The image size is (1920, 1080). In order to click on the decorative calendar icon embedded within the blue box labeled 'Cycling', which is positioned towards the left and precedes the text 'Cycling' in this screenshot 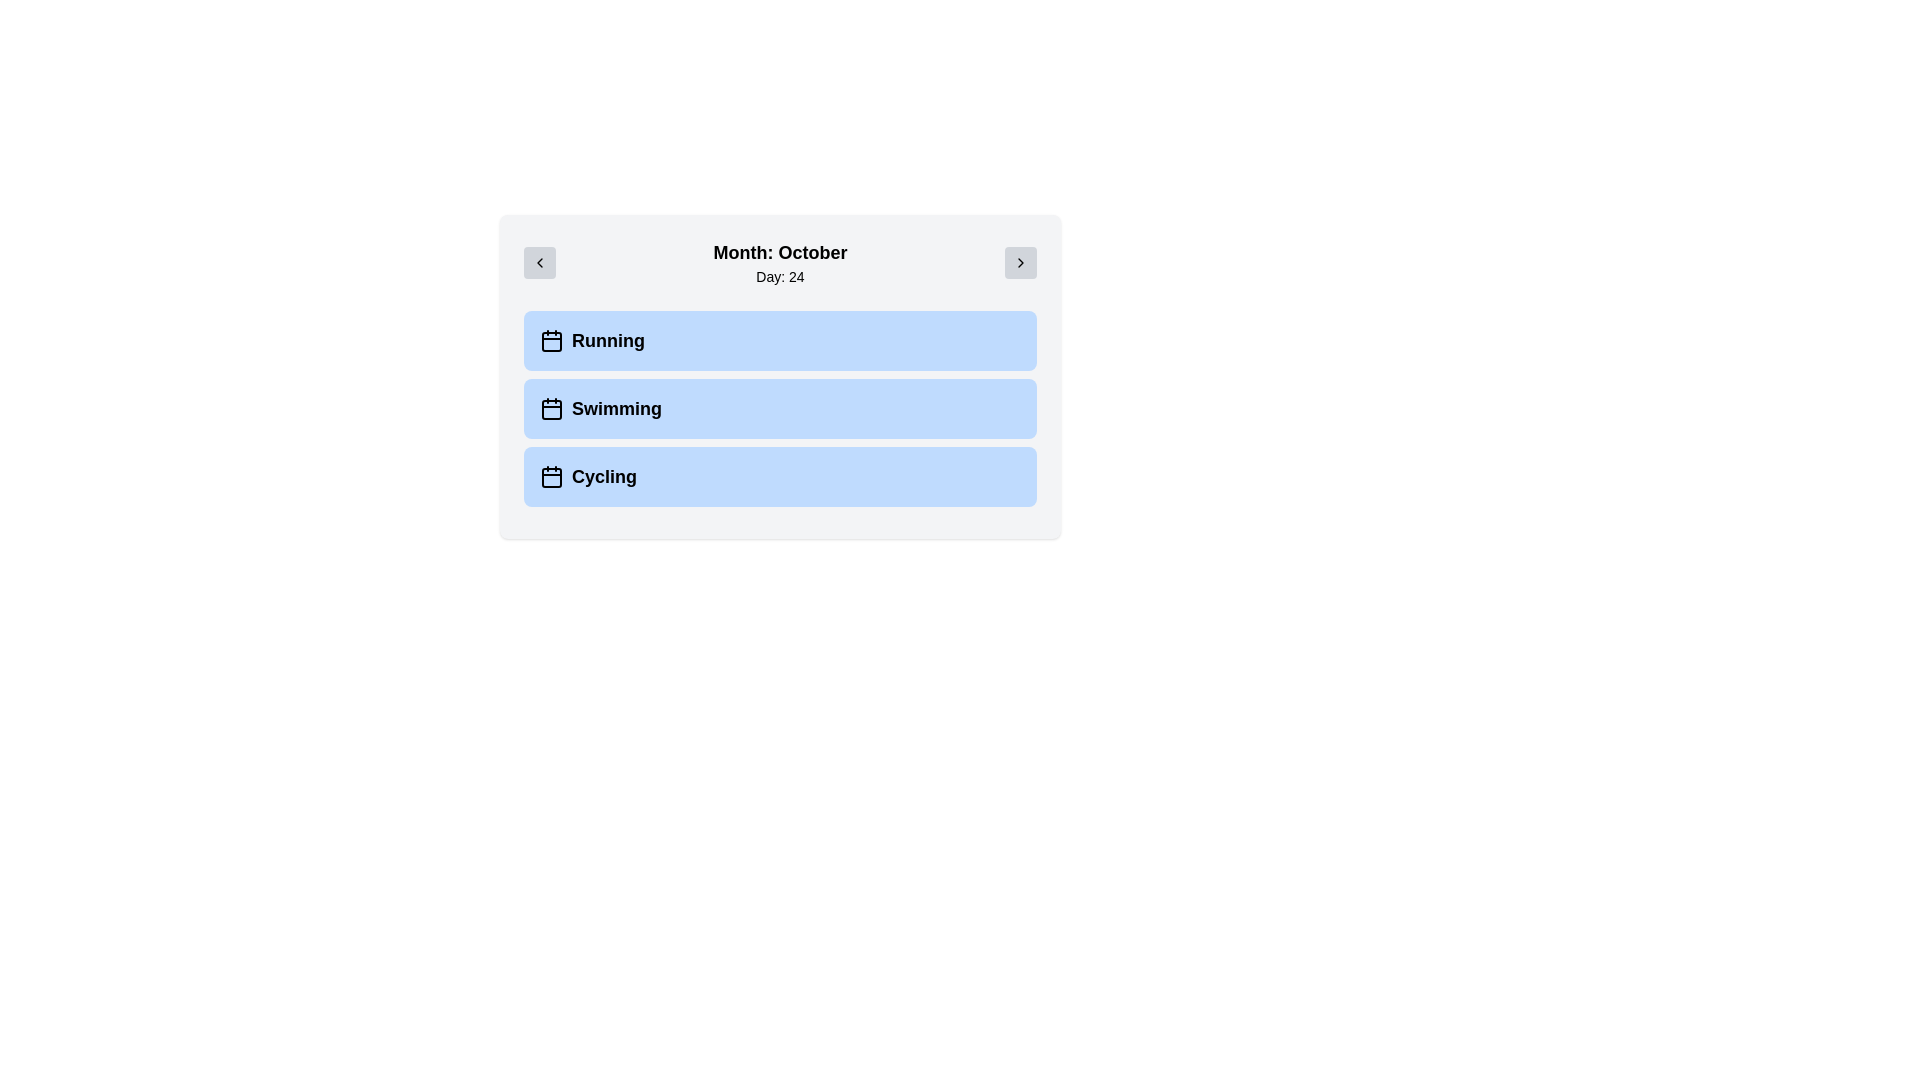, I will do `click(552, 477)`.